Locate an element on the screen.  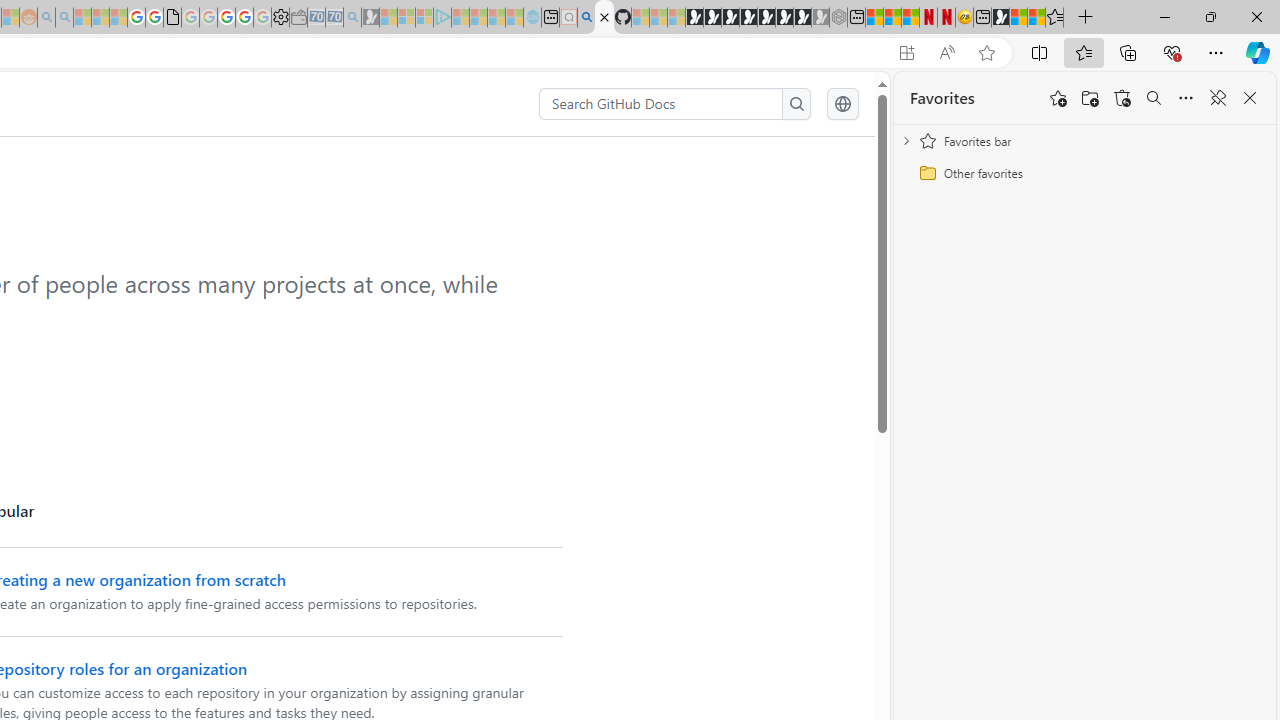
'Bing Real Estate - Home sales and rental listings - Sleeping' is located at coordinates (352, 17).